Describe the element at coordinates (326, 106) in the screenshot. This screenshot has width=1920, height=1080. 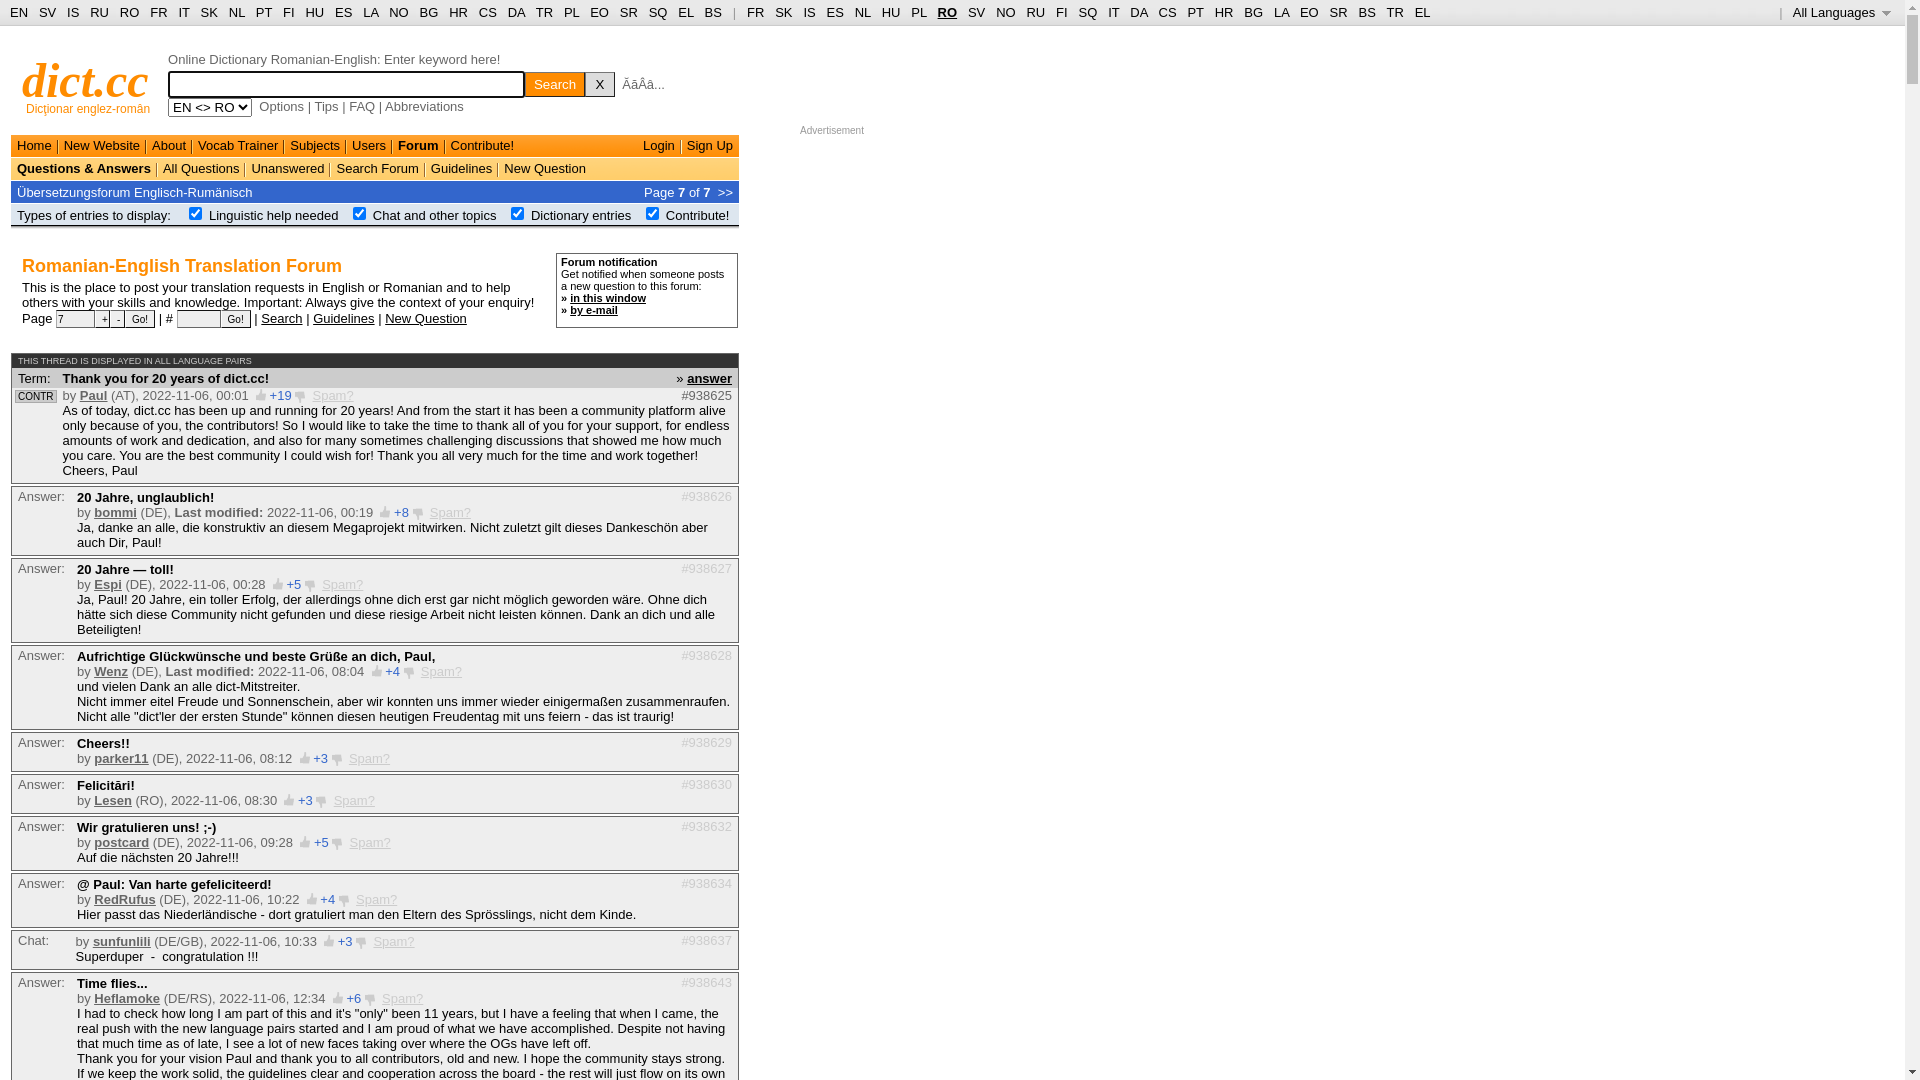
I see `'Tips'` at that location.